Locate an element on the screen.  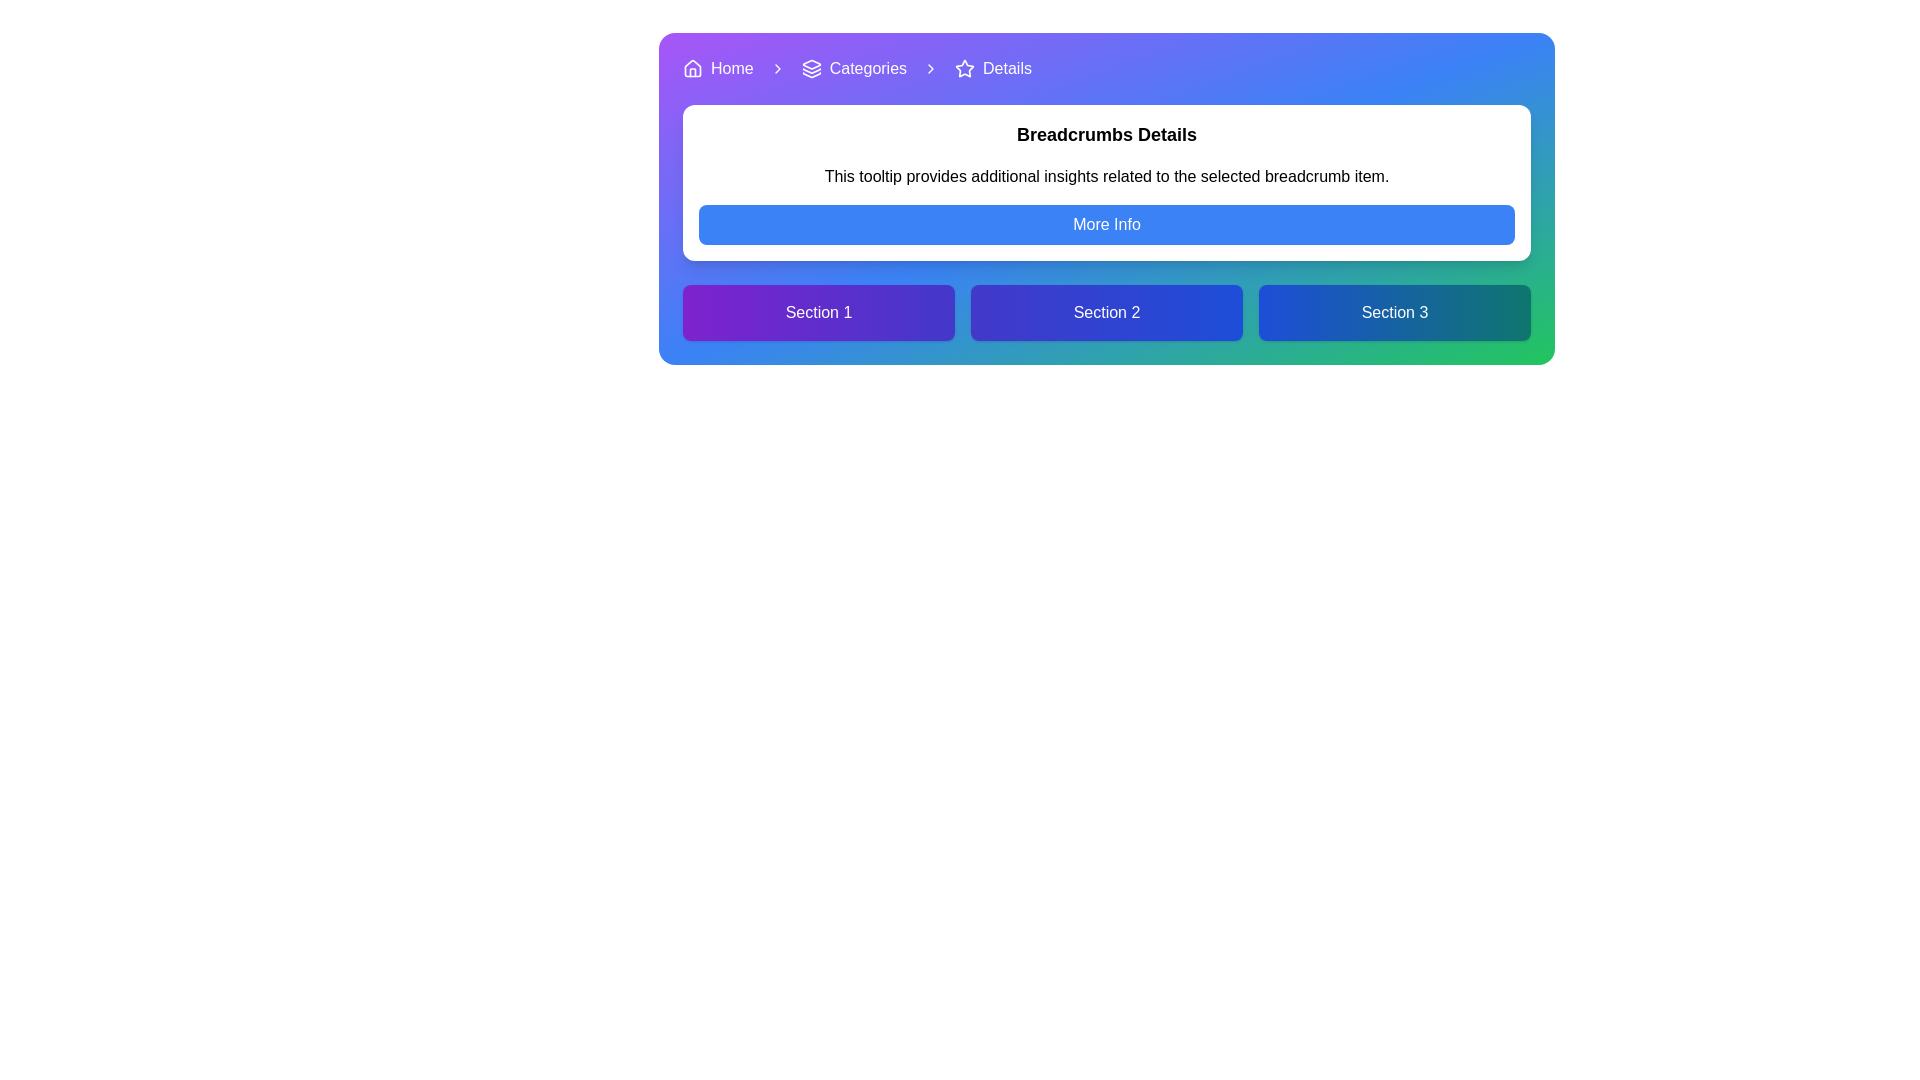
the Breadcrumb item element which consists of a star icon followed by the text 'Details' on the rightmost side of the breadcrumb navigation bar is located at coordinates (993, 68).